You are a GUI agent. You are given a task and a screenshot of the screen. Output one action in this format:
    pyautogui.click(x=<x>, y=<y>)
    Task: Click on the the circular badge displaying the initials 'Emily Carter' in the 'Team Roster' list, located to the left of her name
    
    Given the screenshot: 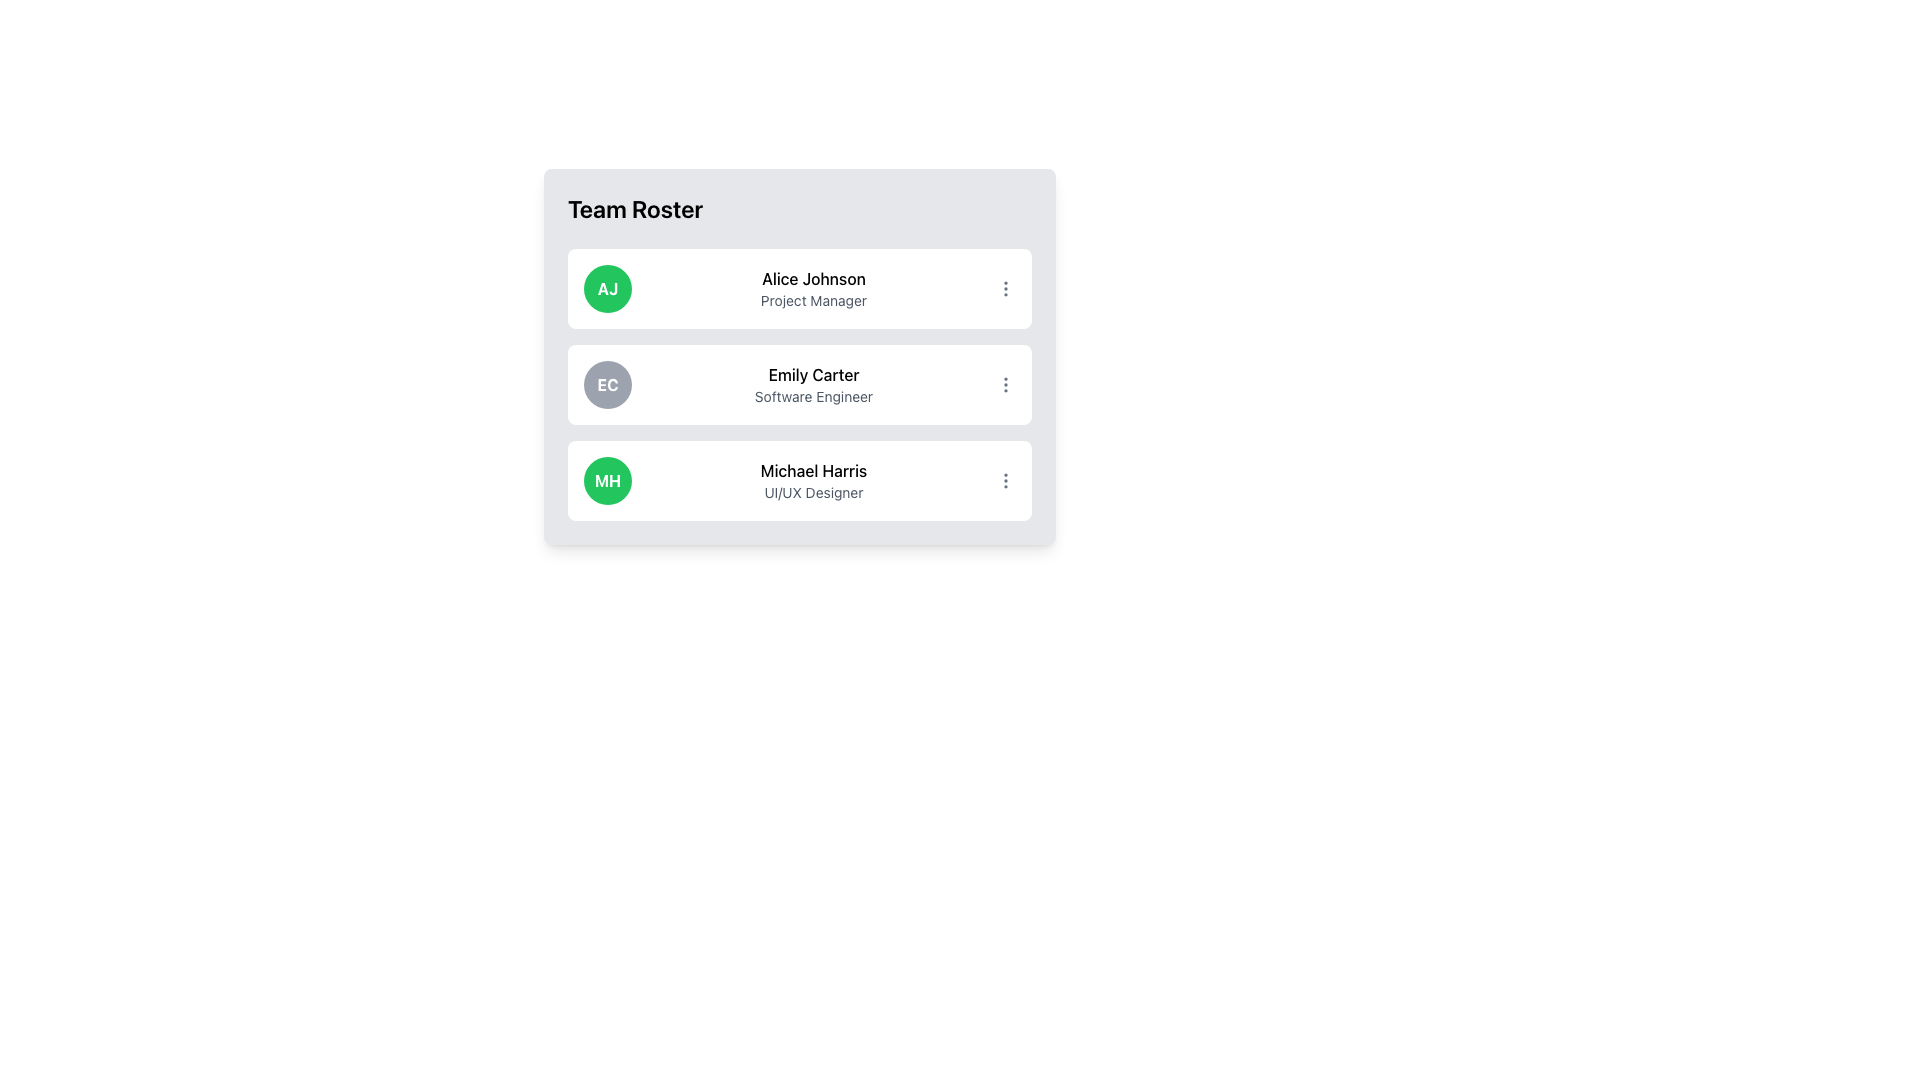 What is the action you would take?
    pyautogui.click(x=607, y=385)
    